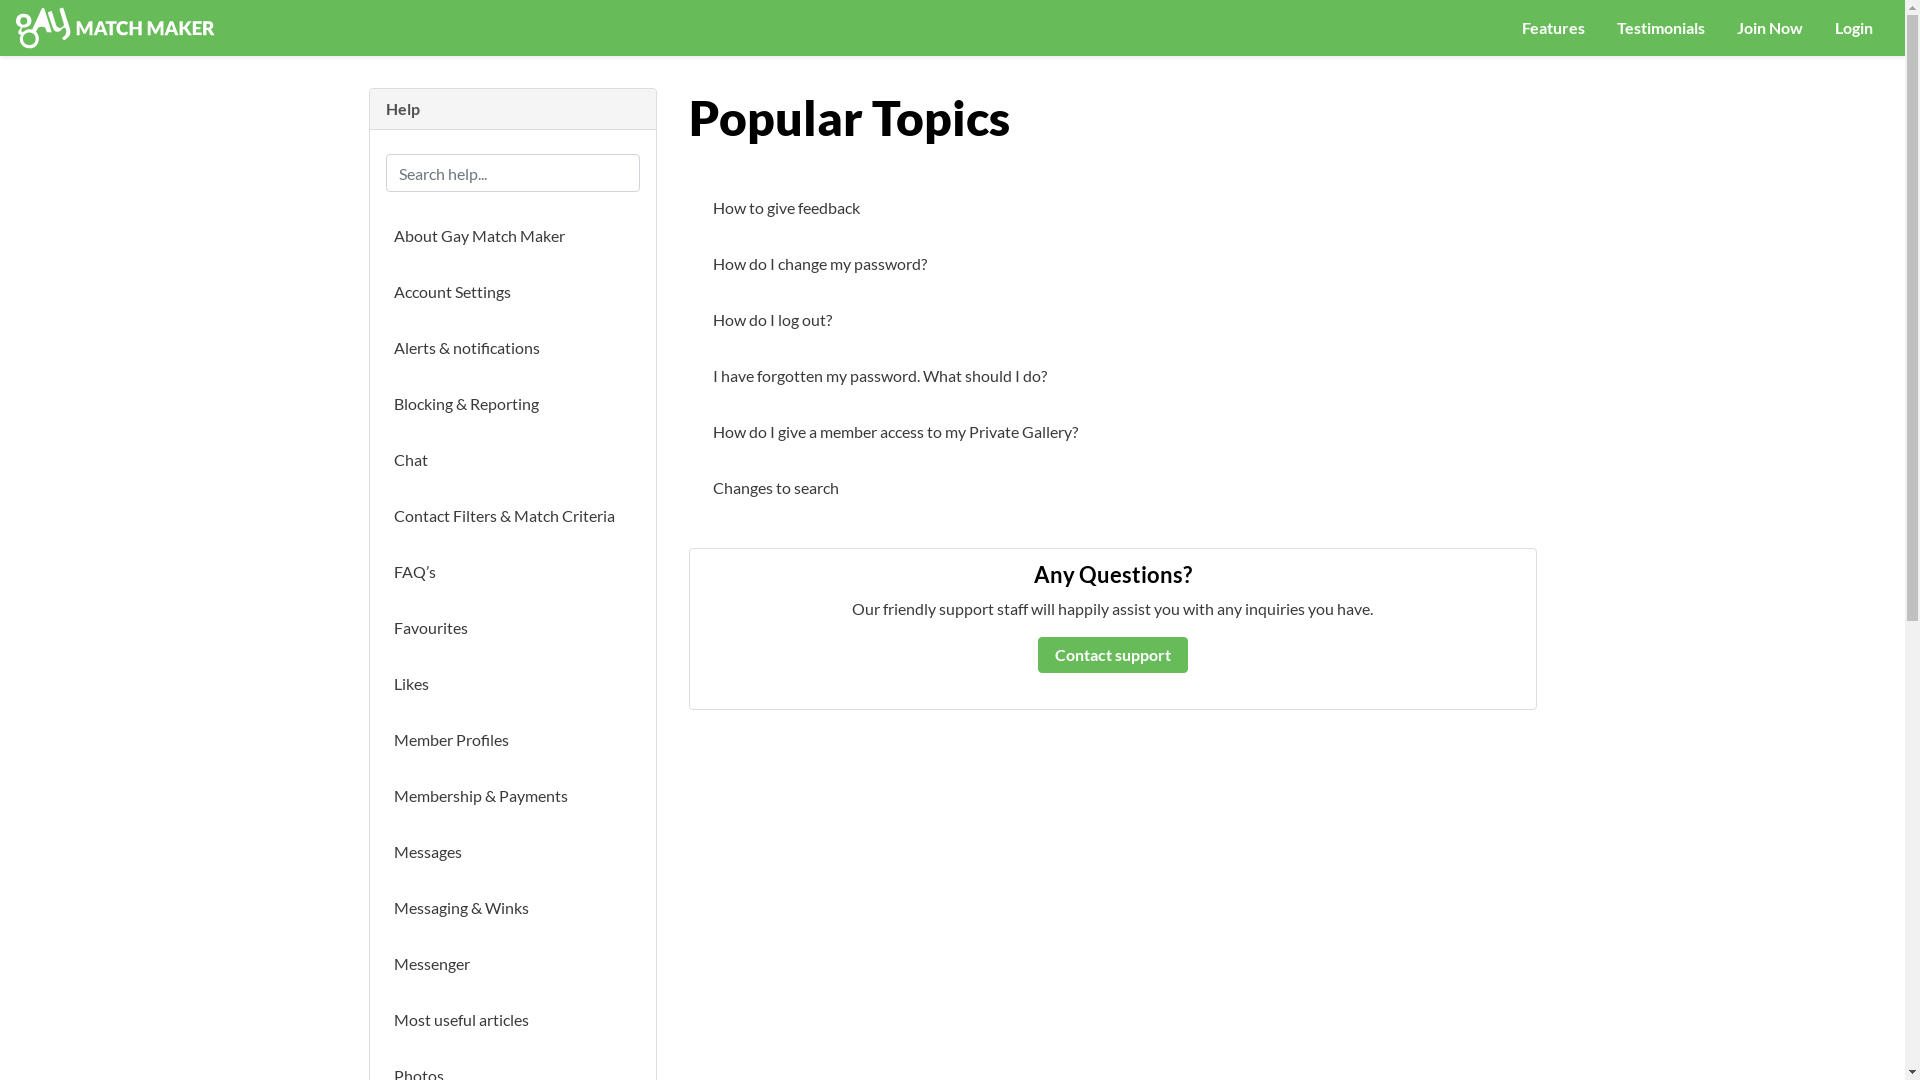 Image resolution: width=1920 pixels, height=1080 pixels. What do you see at coordinates (513, 234) in the screenshot?
I see `'About Gay Match Maker'` at bounding box center [513, 234].